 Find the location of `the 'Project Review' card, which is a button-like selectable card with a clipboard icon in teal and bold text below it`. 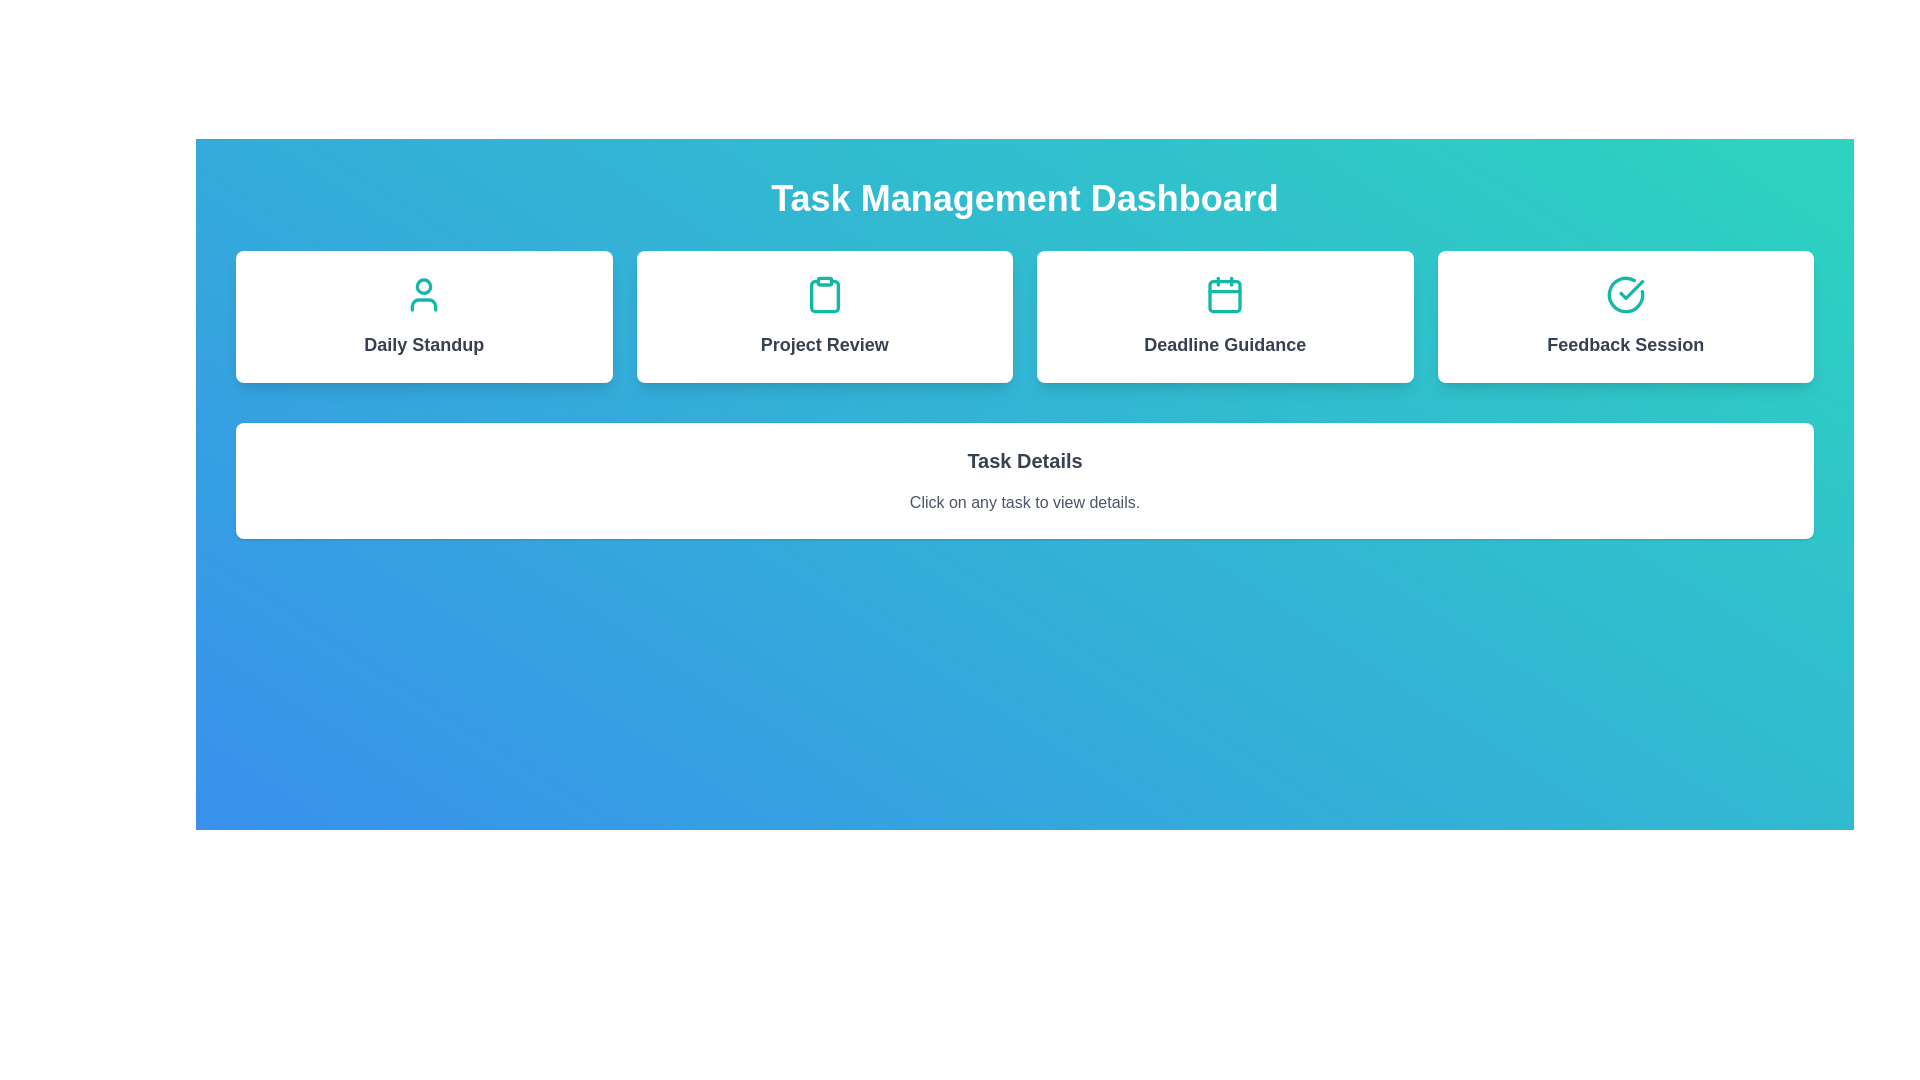

the 'Project Review' card, which is a button-like selectable card with a clipboard icon in teal and bold text below it is located at coordinates (824, 315).